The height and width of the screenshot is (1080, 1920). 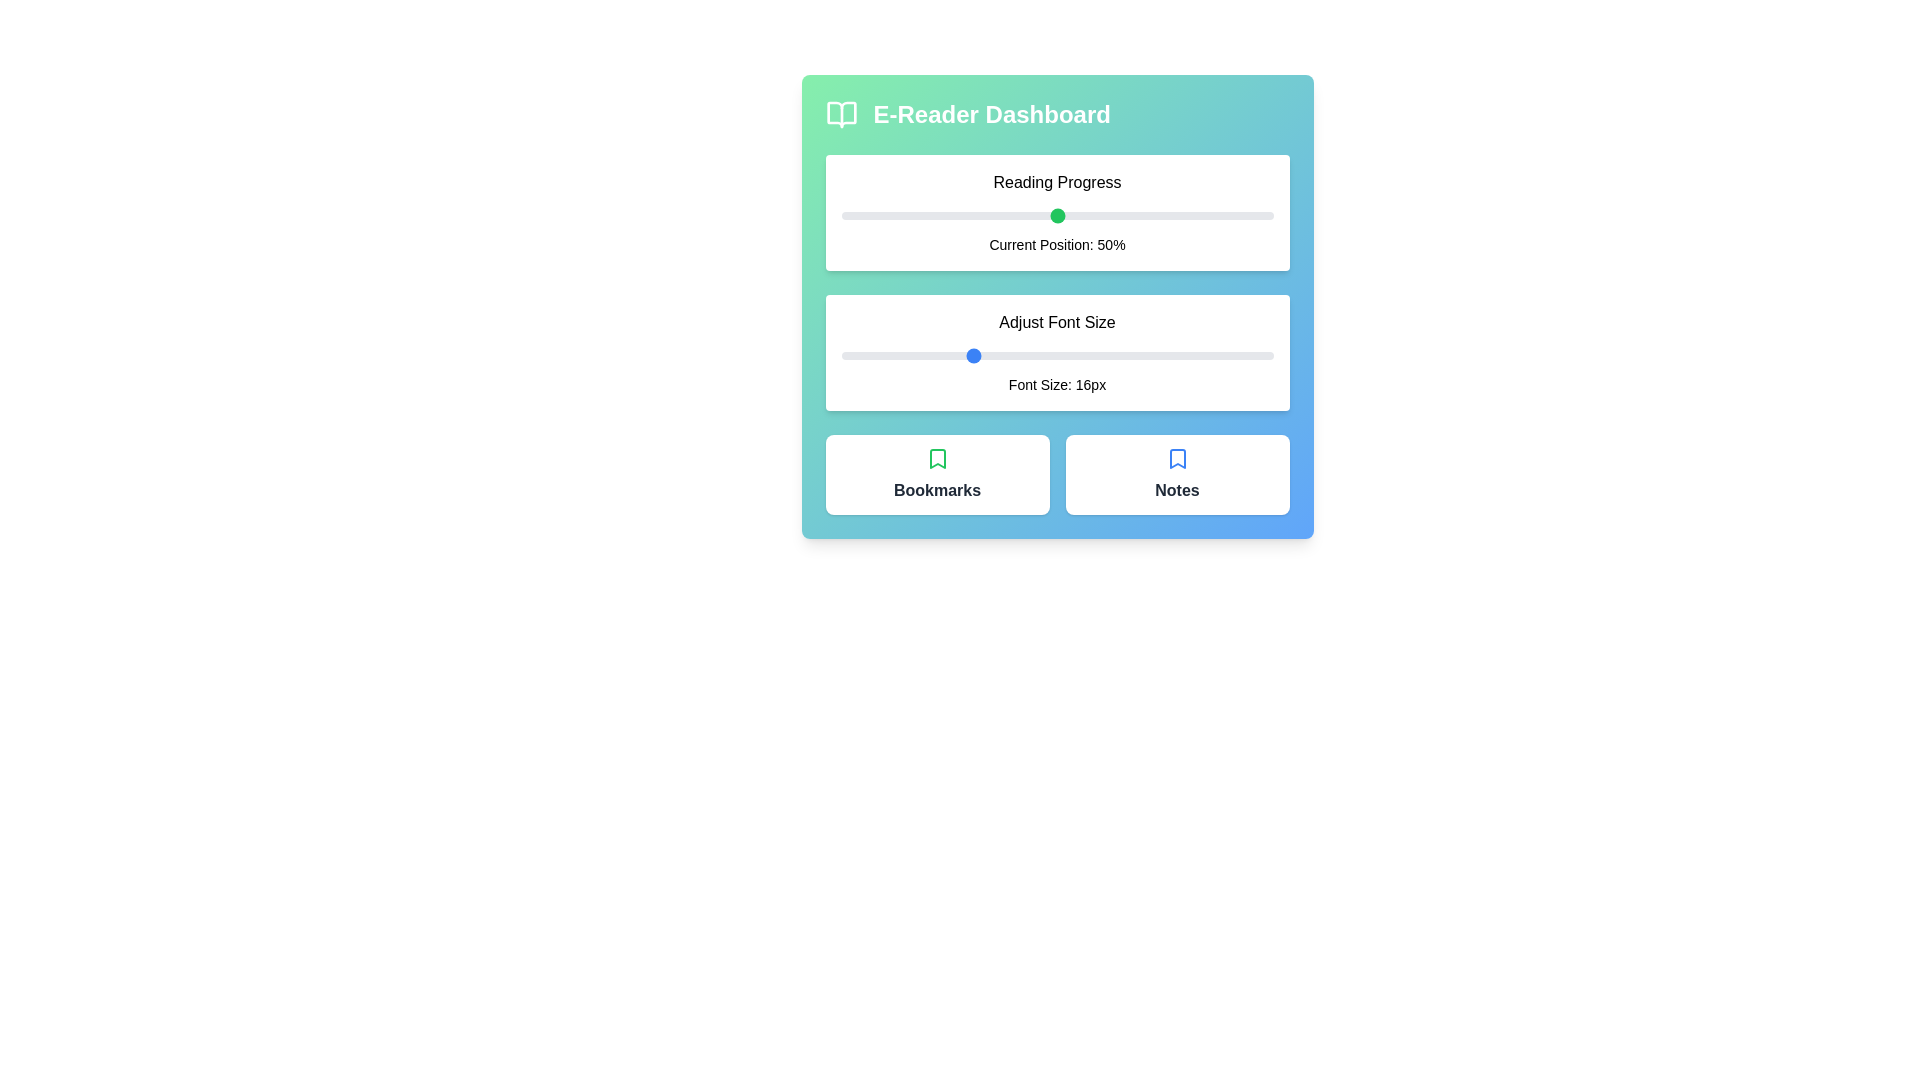 What do you see at coordinates (905, 354) in the screenshot?
I see `the font size slider to 13 px` at bounding box center [905, 354].